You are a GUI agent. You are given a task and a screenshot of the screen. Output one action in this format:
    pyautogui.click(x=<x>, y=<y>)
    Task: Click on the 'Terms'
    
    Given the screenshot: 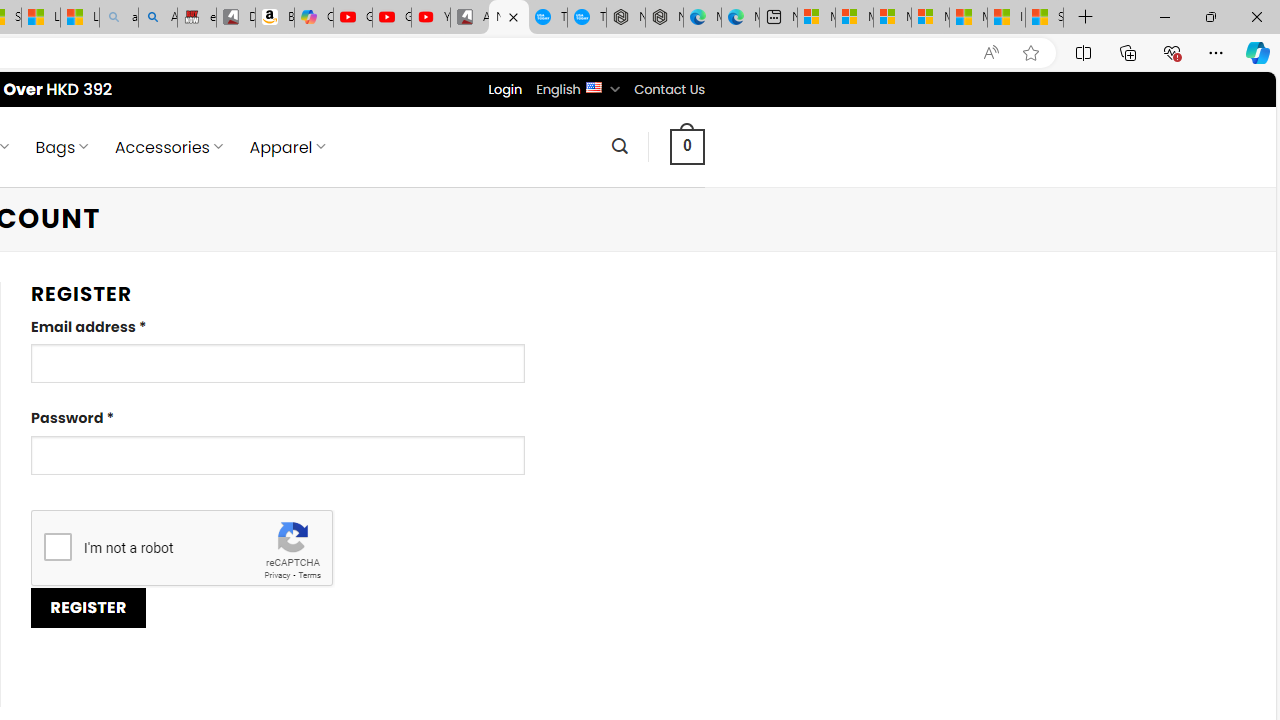 What is the action you would take?
    pyautogui.click(x=308, y=575)
    